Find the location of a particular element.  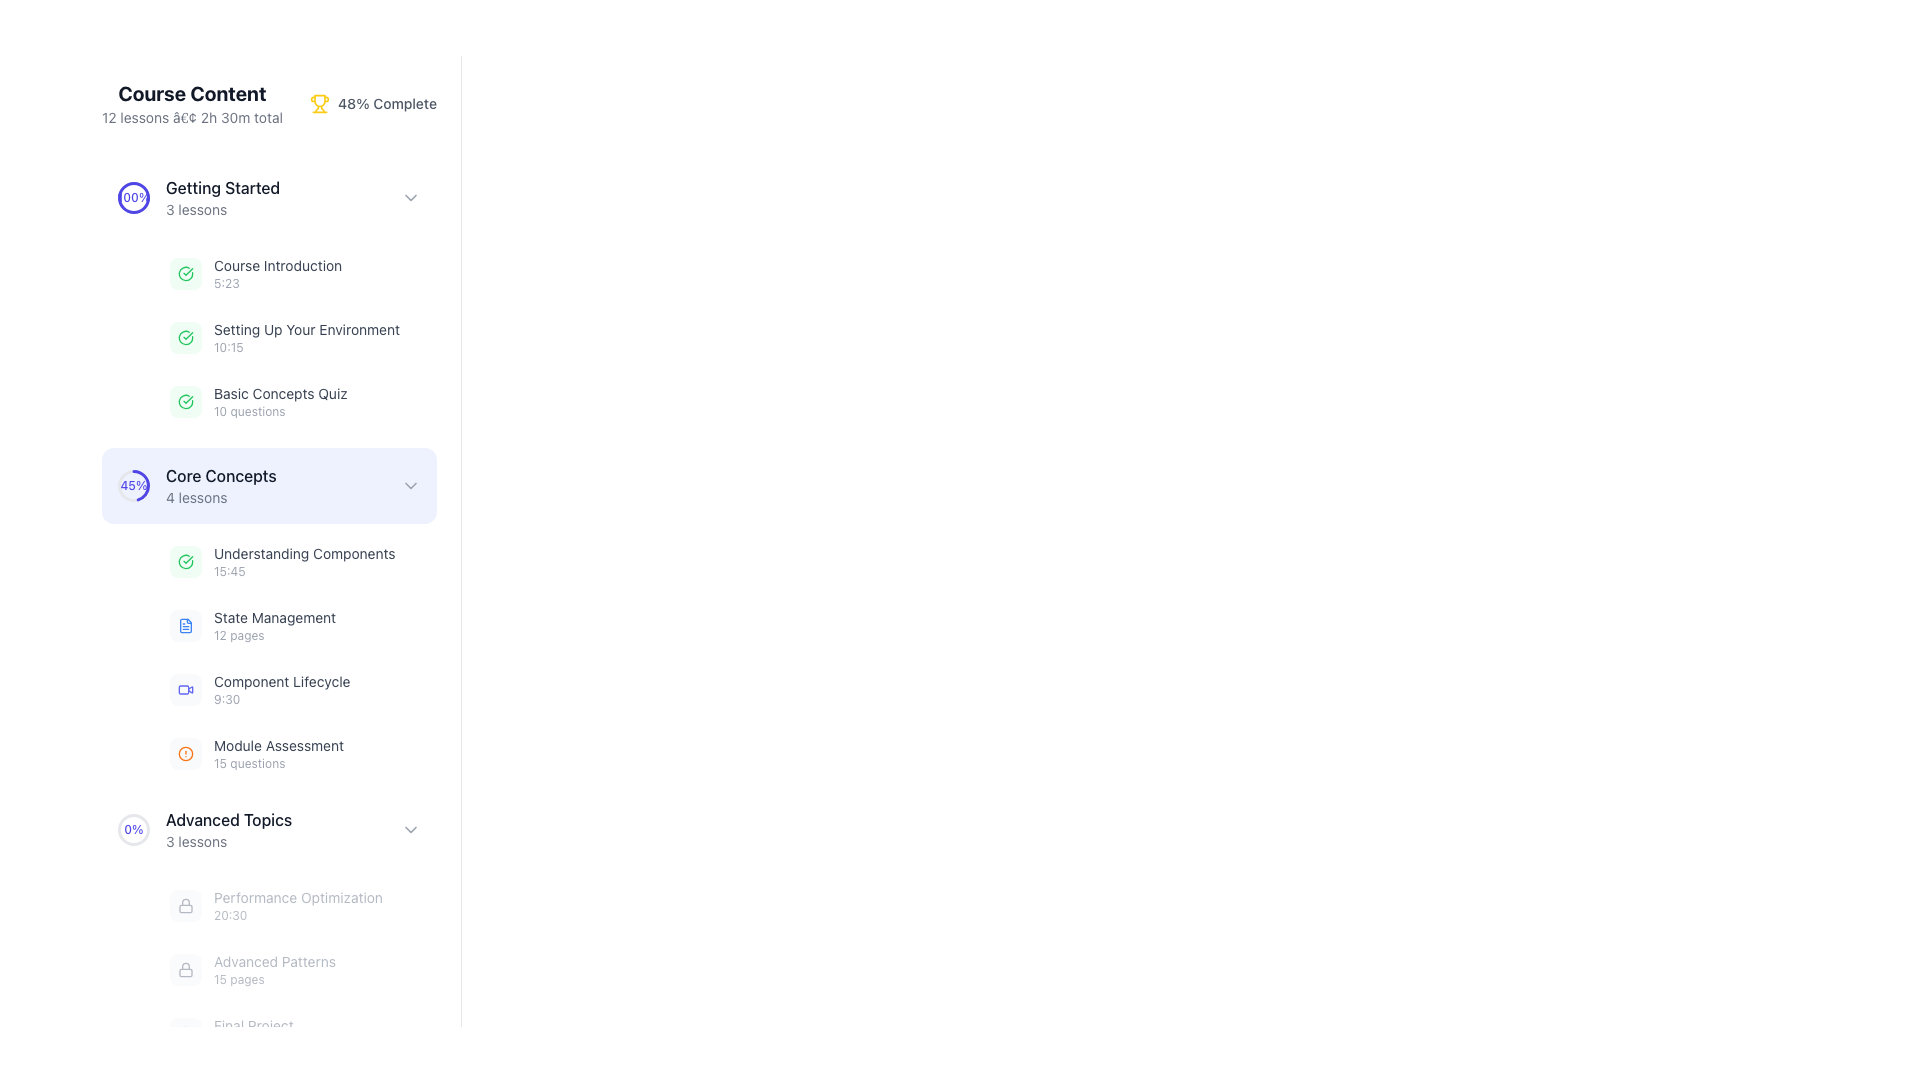

the summary text displaying the total number of lessons and estimated completion time, located below the 'Course Content' title in the left sidebar is located at coordinates (192, 118).